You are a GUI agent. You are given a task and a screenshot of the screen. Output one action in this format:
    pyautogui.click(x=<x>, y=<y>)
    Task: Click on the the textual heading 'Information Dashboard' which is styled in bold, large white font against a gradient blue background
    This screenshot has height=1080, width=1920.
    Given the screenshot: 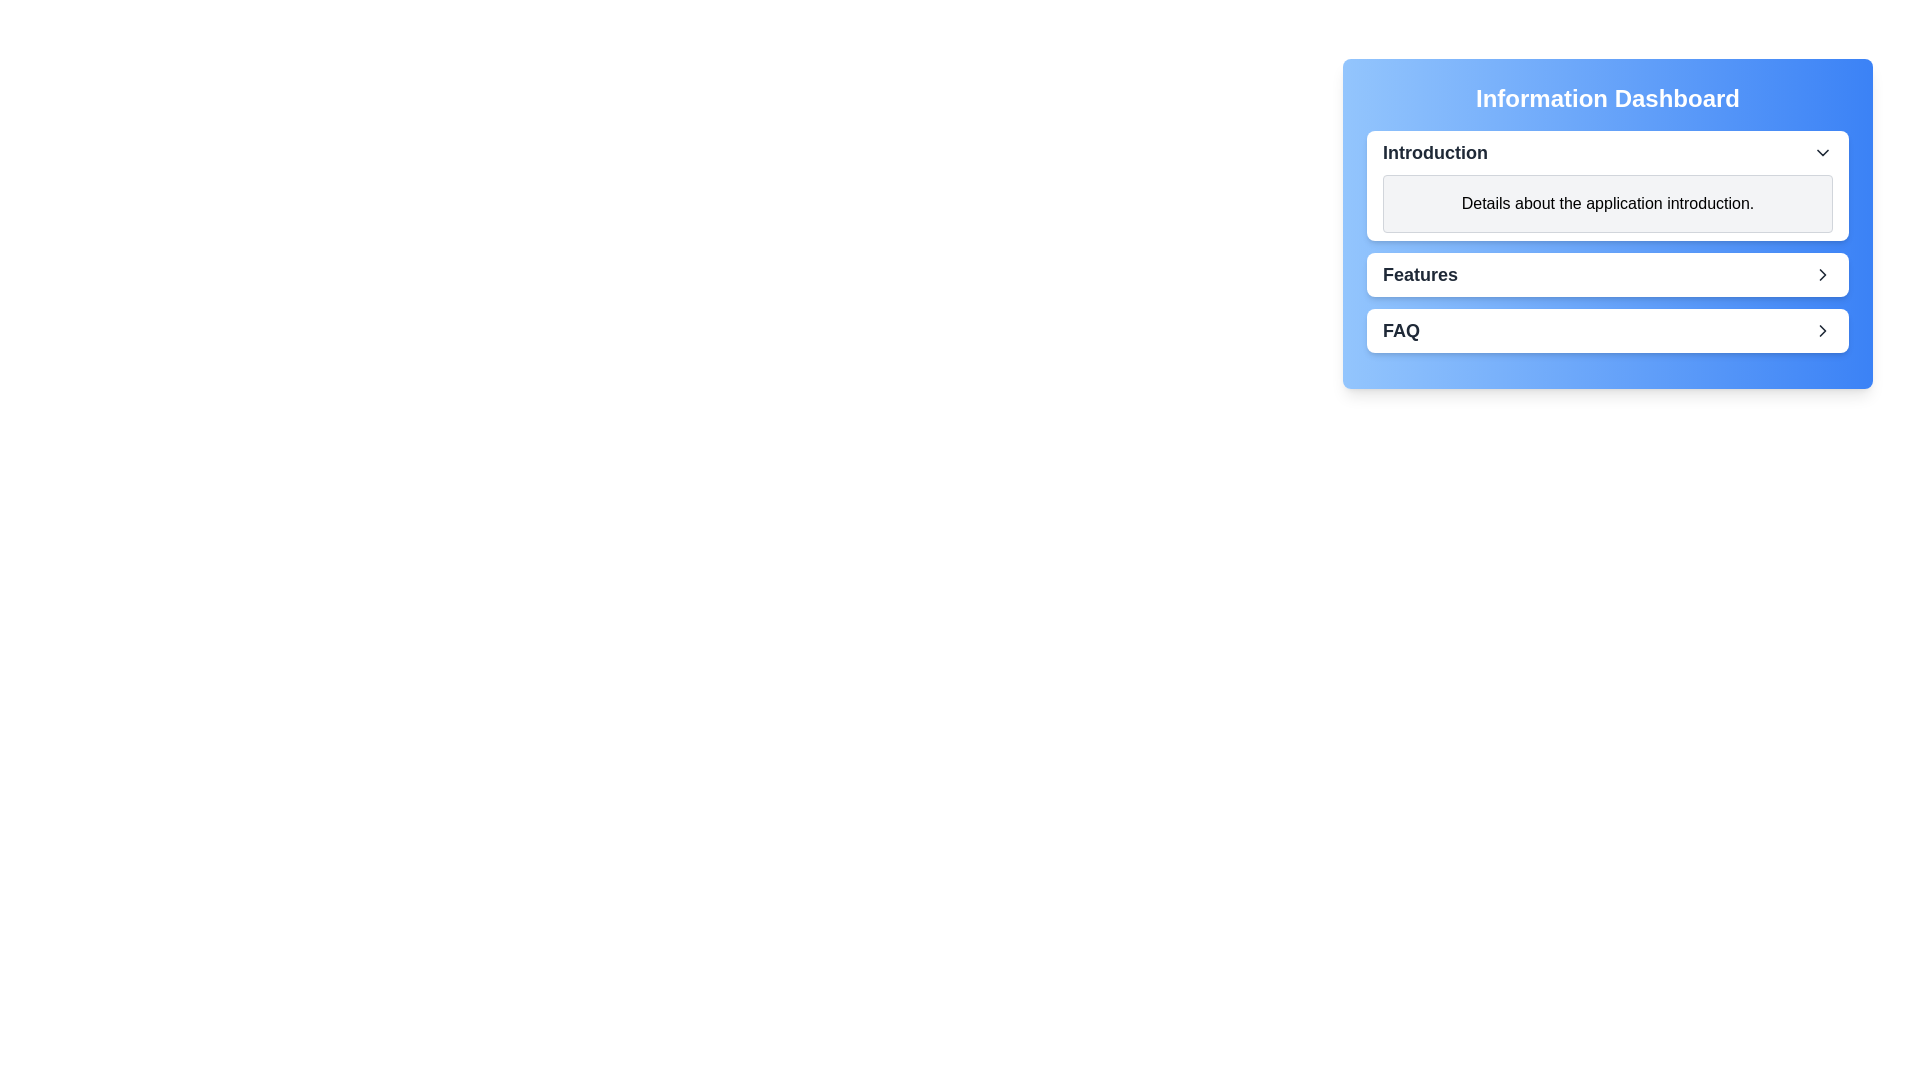 What is the action you would take?
    pyautogui.click(x=1608, y=99)
    